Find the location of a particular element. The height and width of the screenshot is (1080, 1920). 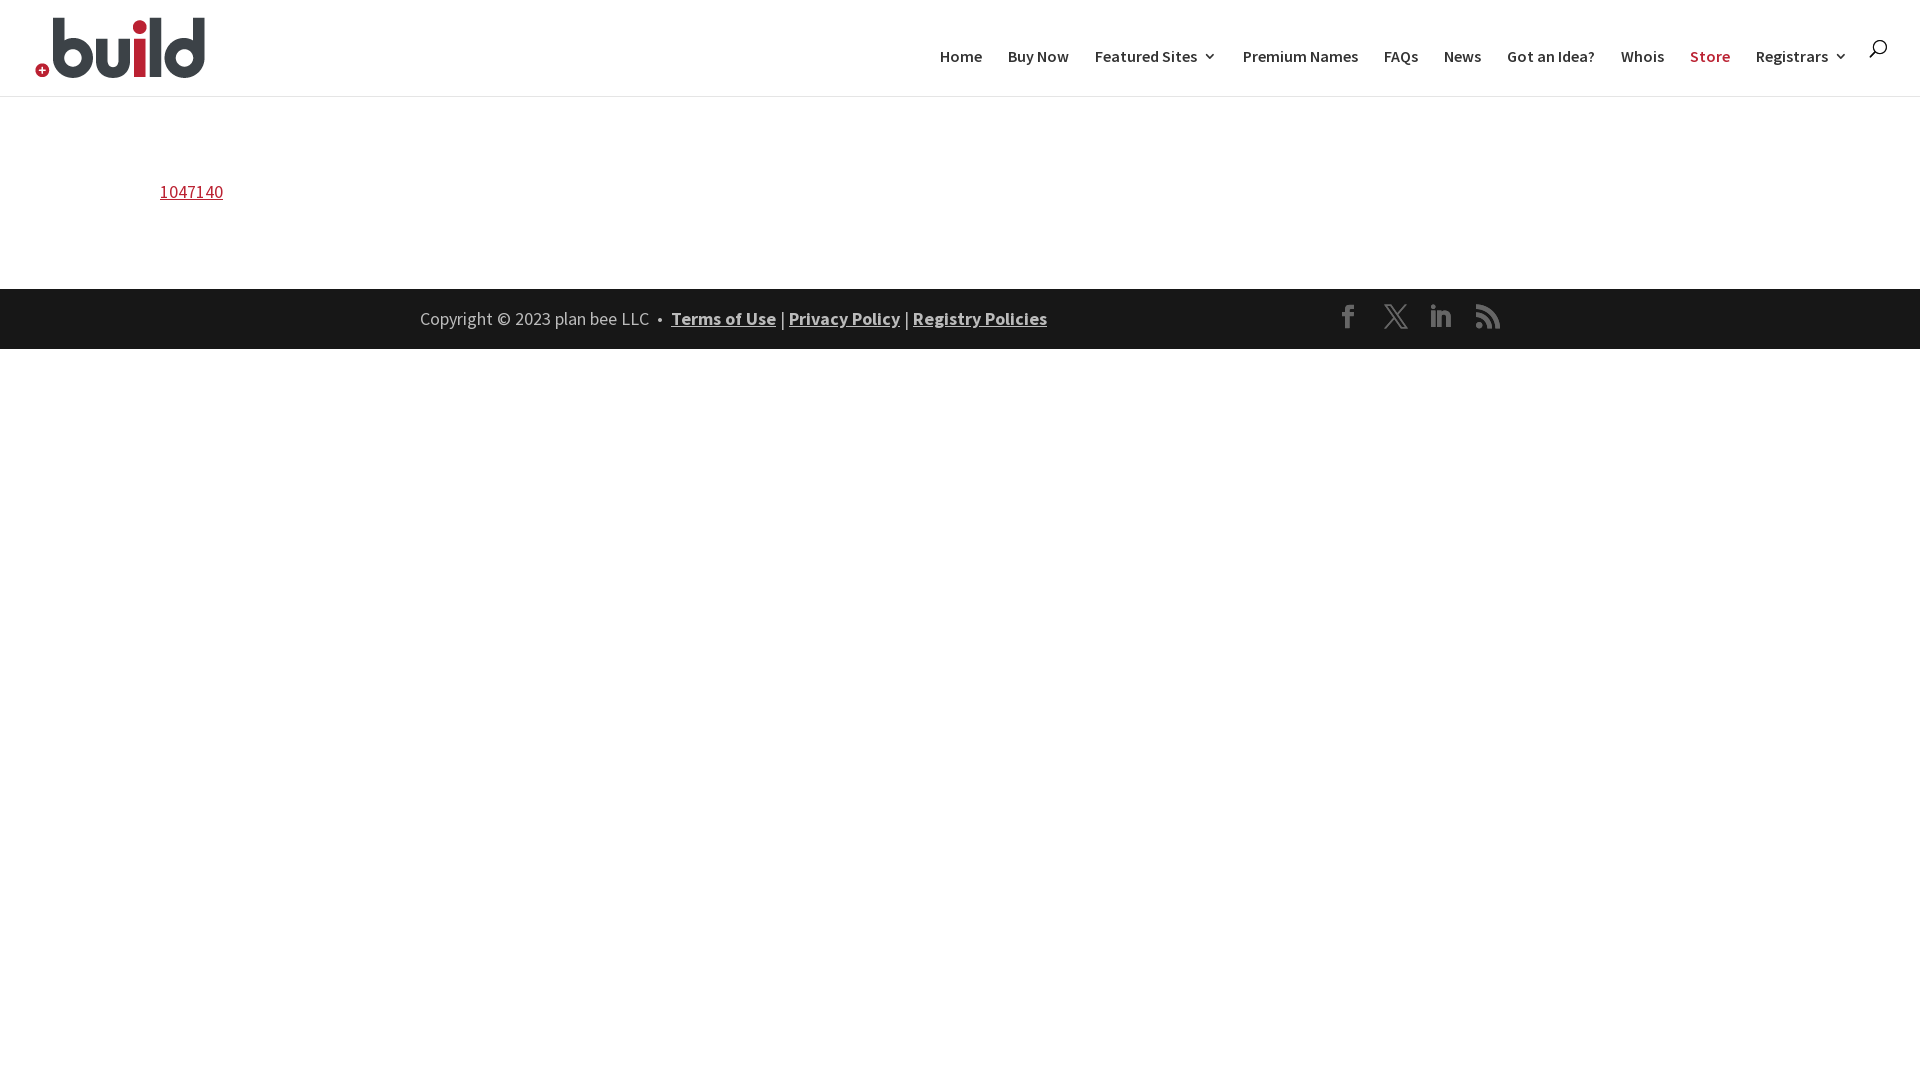

'Registrars' is located at coordinates (1755, 71).